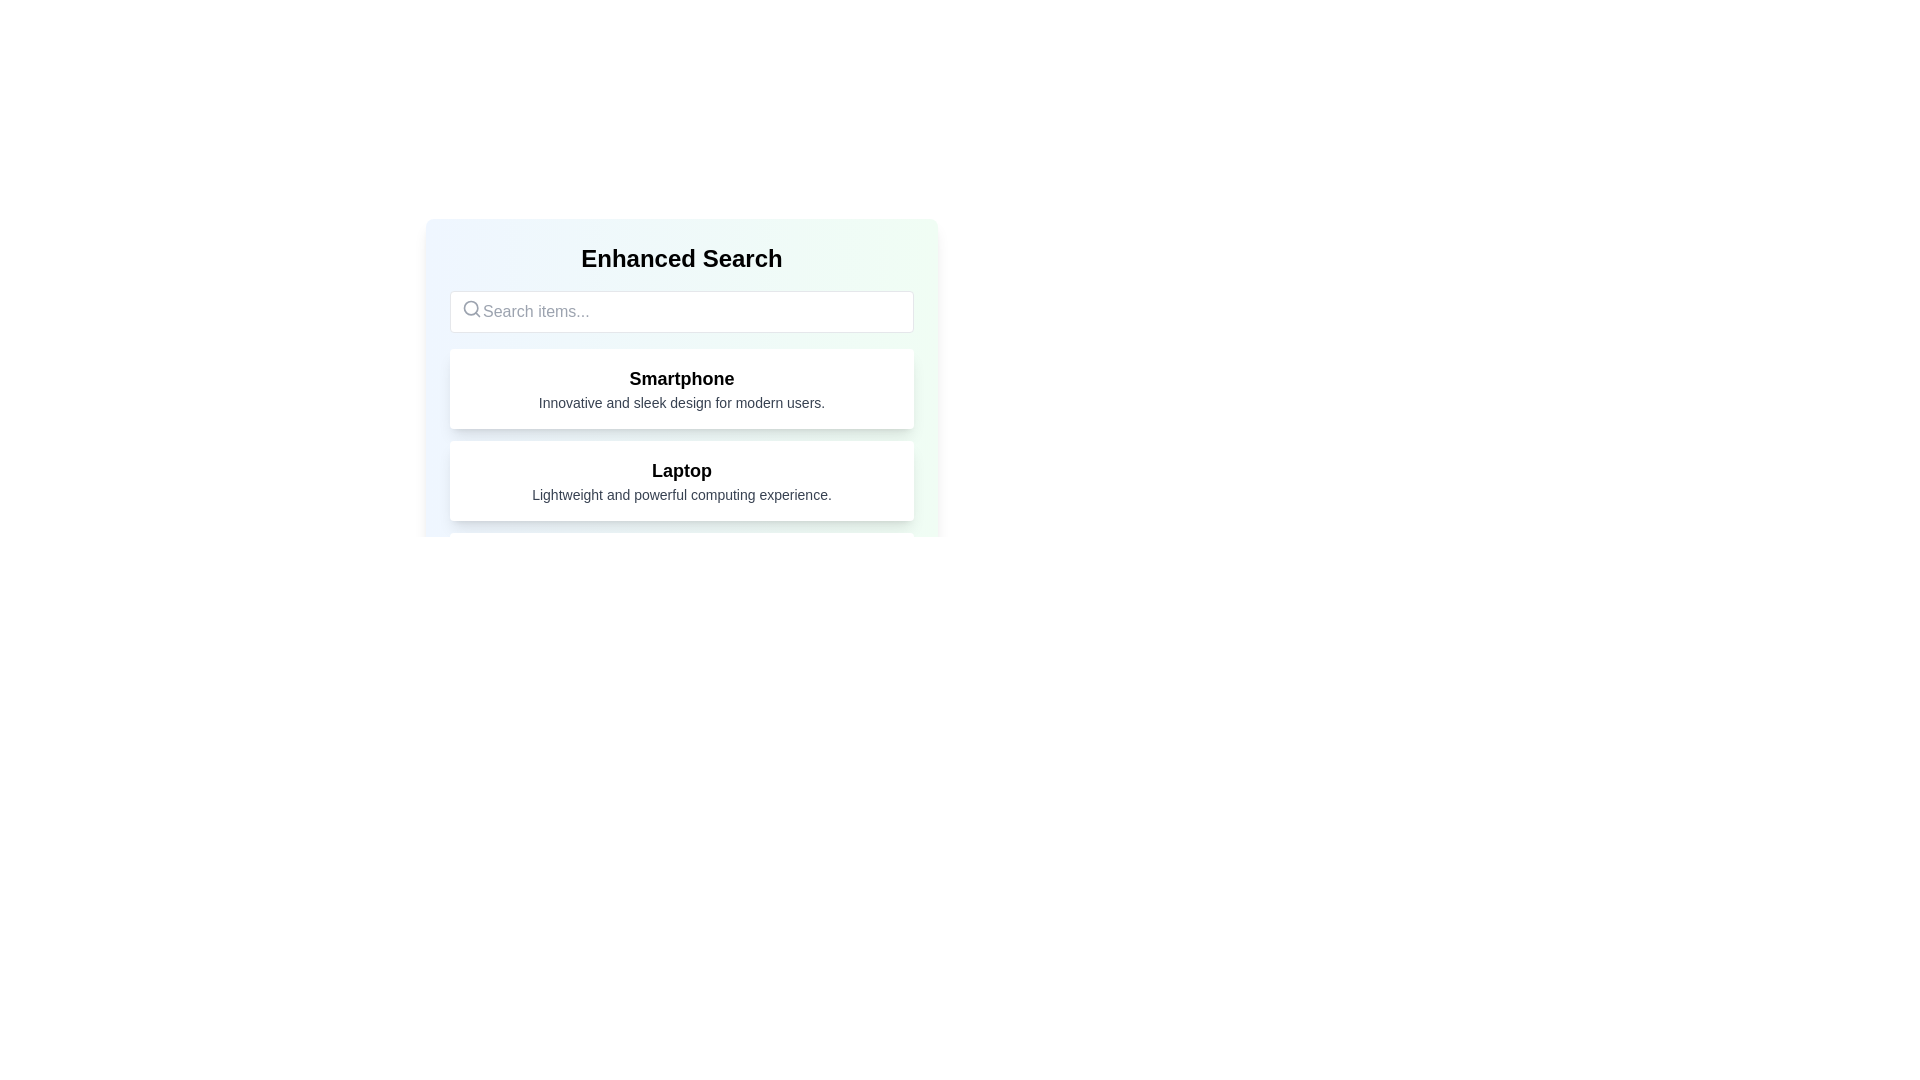 This screenshot has width=1920, height=1080. I want to click on the descriptive text element that reads 'Lightweight and powerful computing experience.' located below the title 'Laptop.', so click(681, 494).